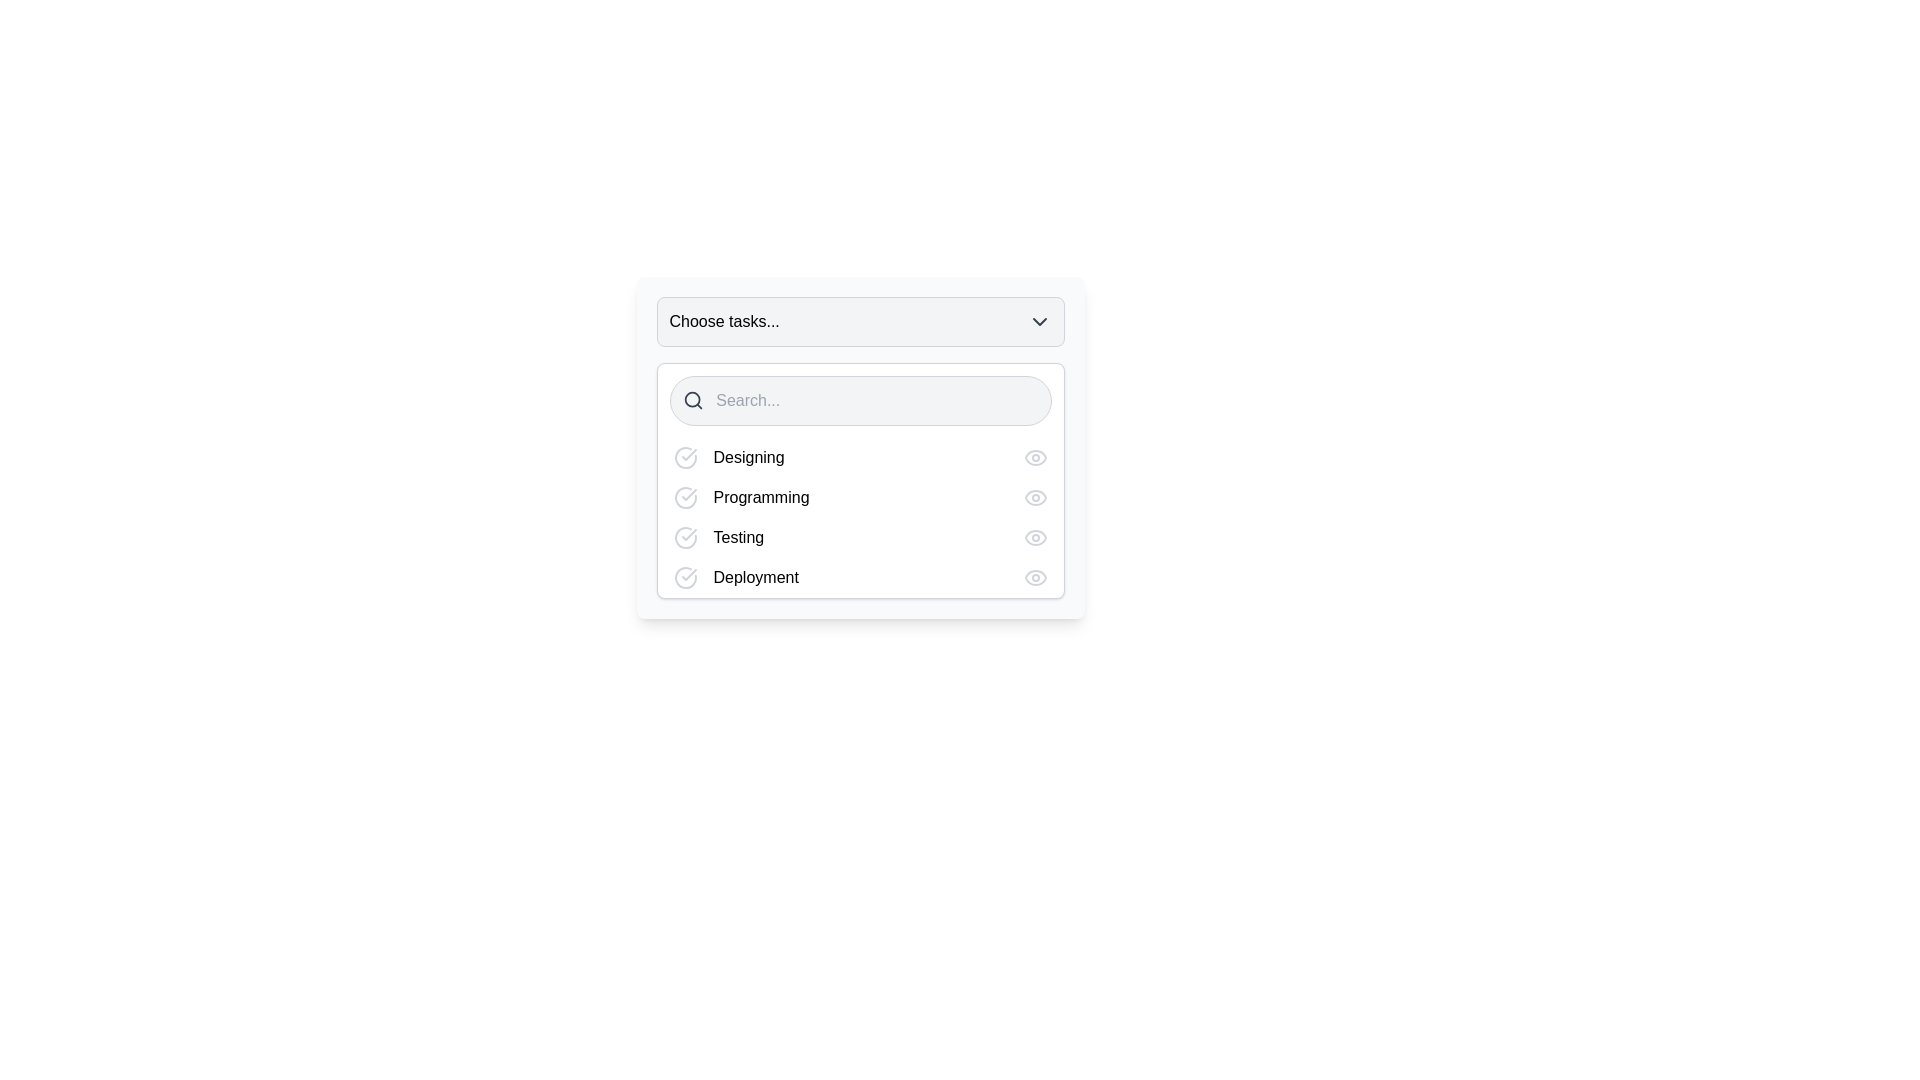 The height and width of the screenshot is (1080, 1920). What do you see at coordinates (1035, 578) in the screenshot?
I see `the preview button for the 'Deployment' task located at the far right of the row within the dropdown menu for accessibility navigation` at bounding box center [1035, 578].